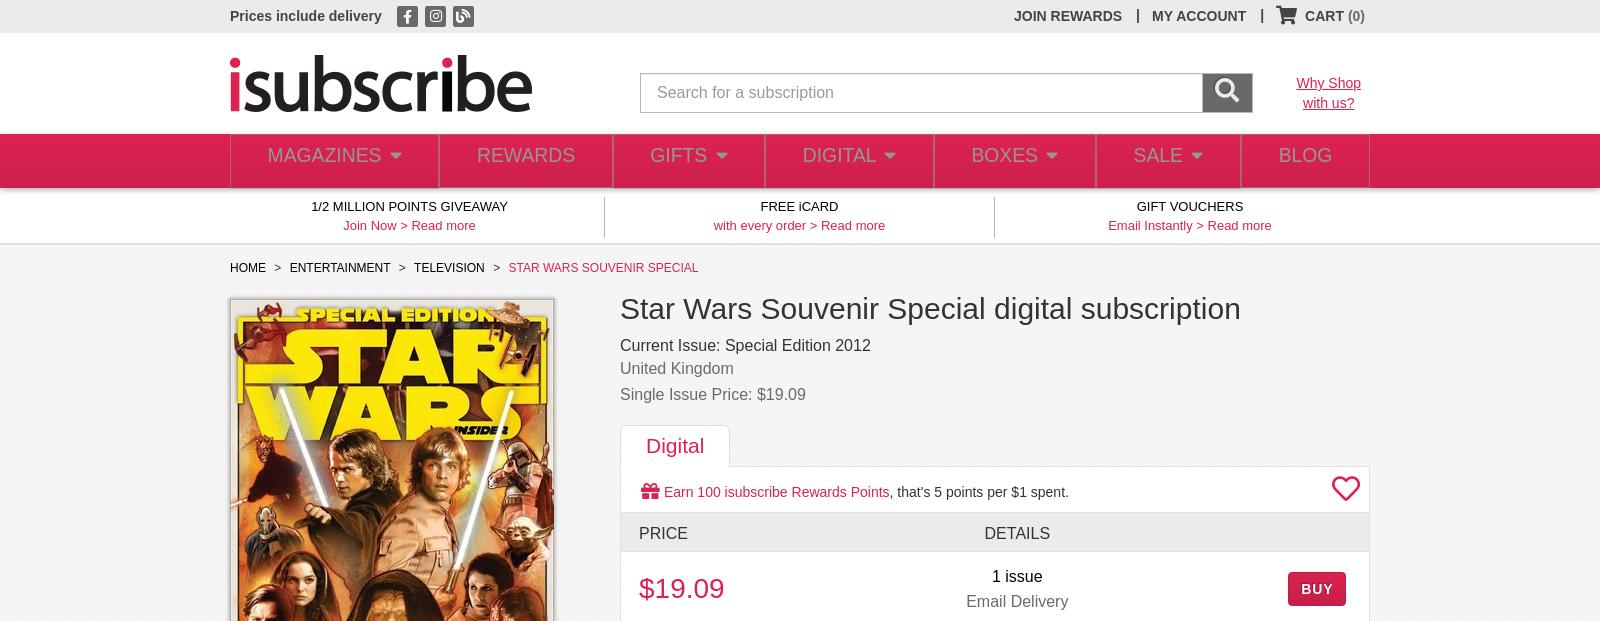  Describe the element at coordinates (1303, 15) in the screenshot. I see `'CART'` at that location.